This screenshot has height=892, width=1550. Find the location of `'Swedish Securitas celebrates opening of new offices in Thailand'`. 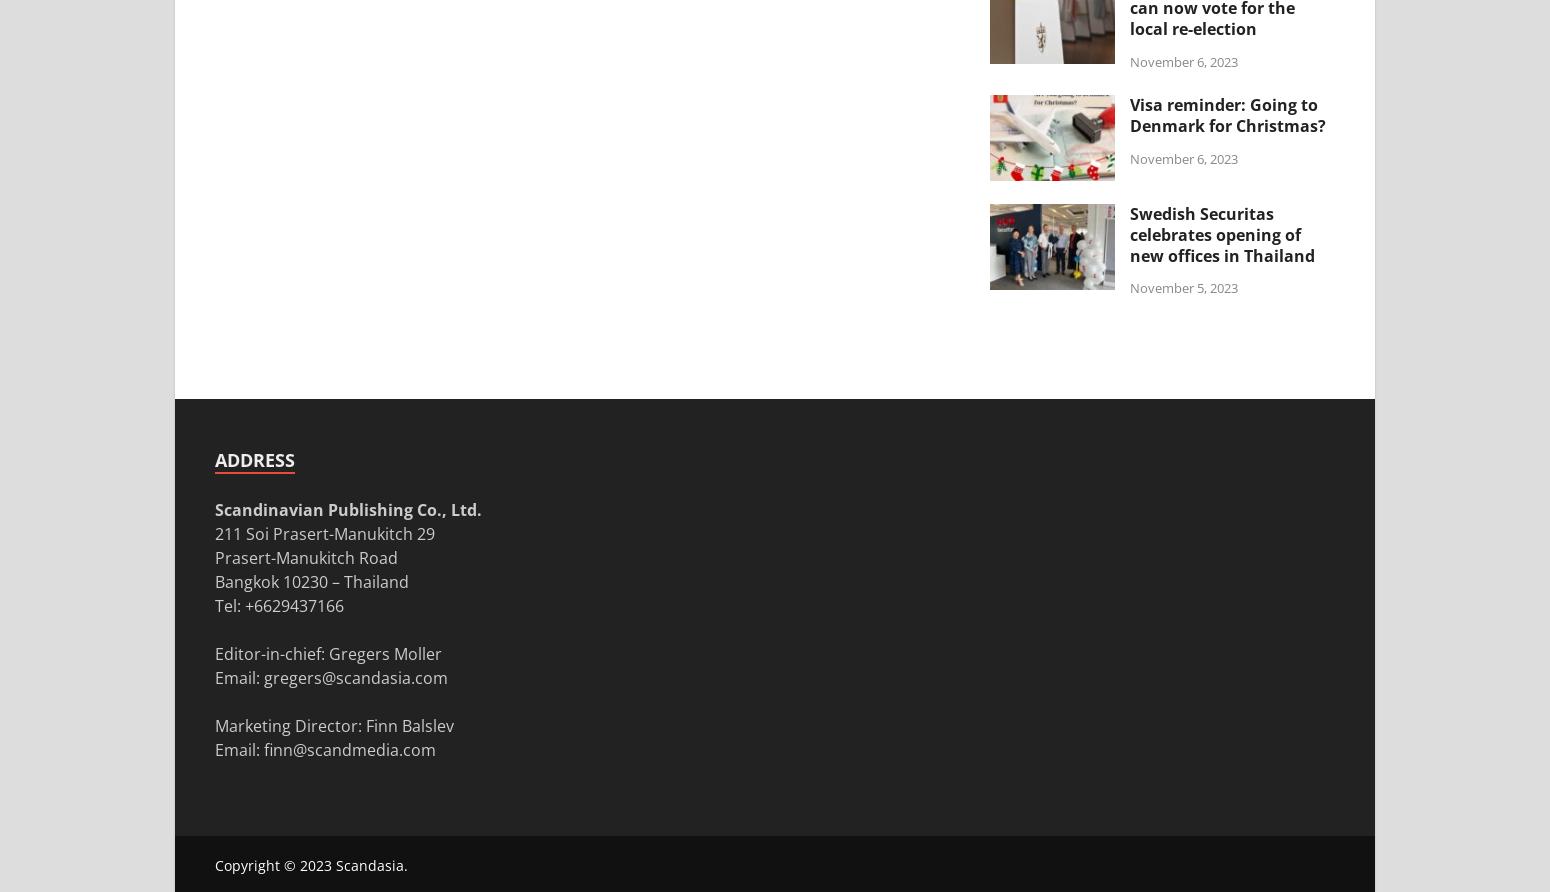

'Swedish Securitas celebrates opening of new offices in Thailand' is located at coordinates (1222, 234).